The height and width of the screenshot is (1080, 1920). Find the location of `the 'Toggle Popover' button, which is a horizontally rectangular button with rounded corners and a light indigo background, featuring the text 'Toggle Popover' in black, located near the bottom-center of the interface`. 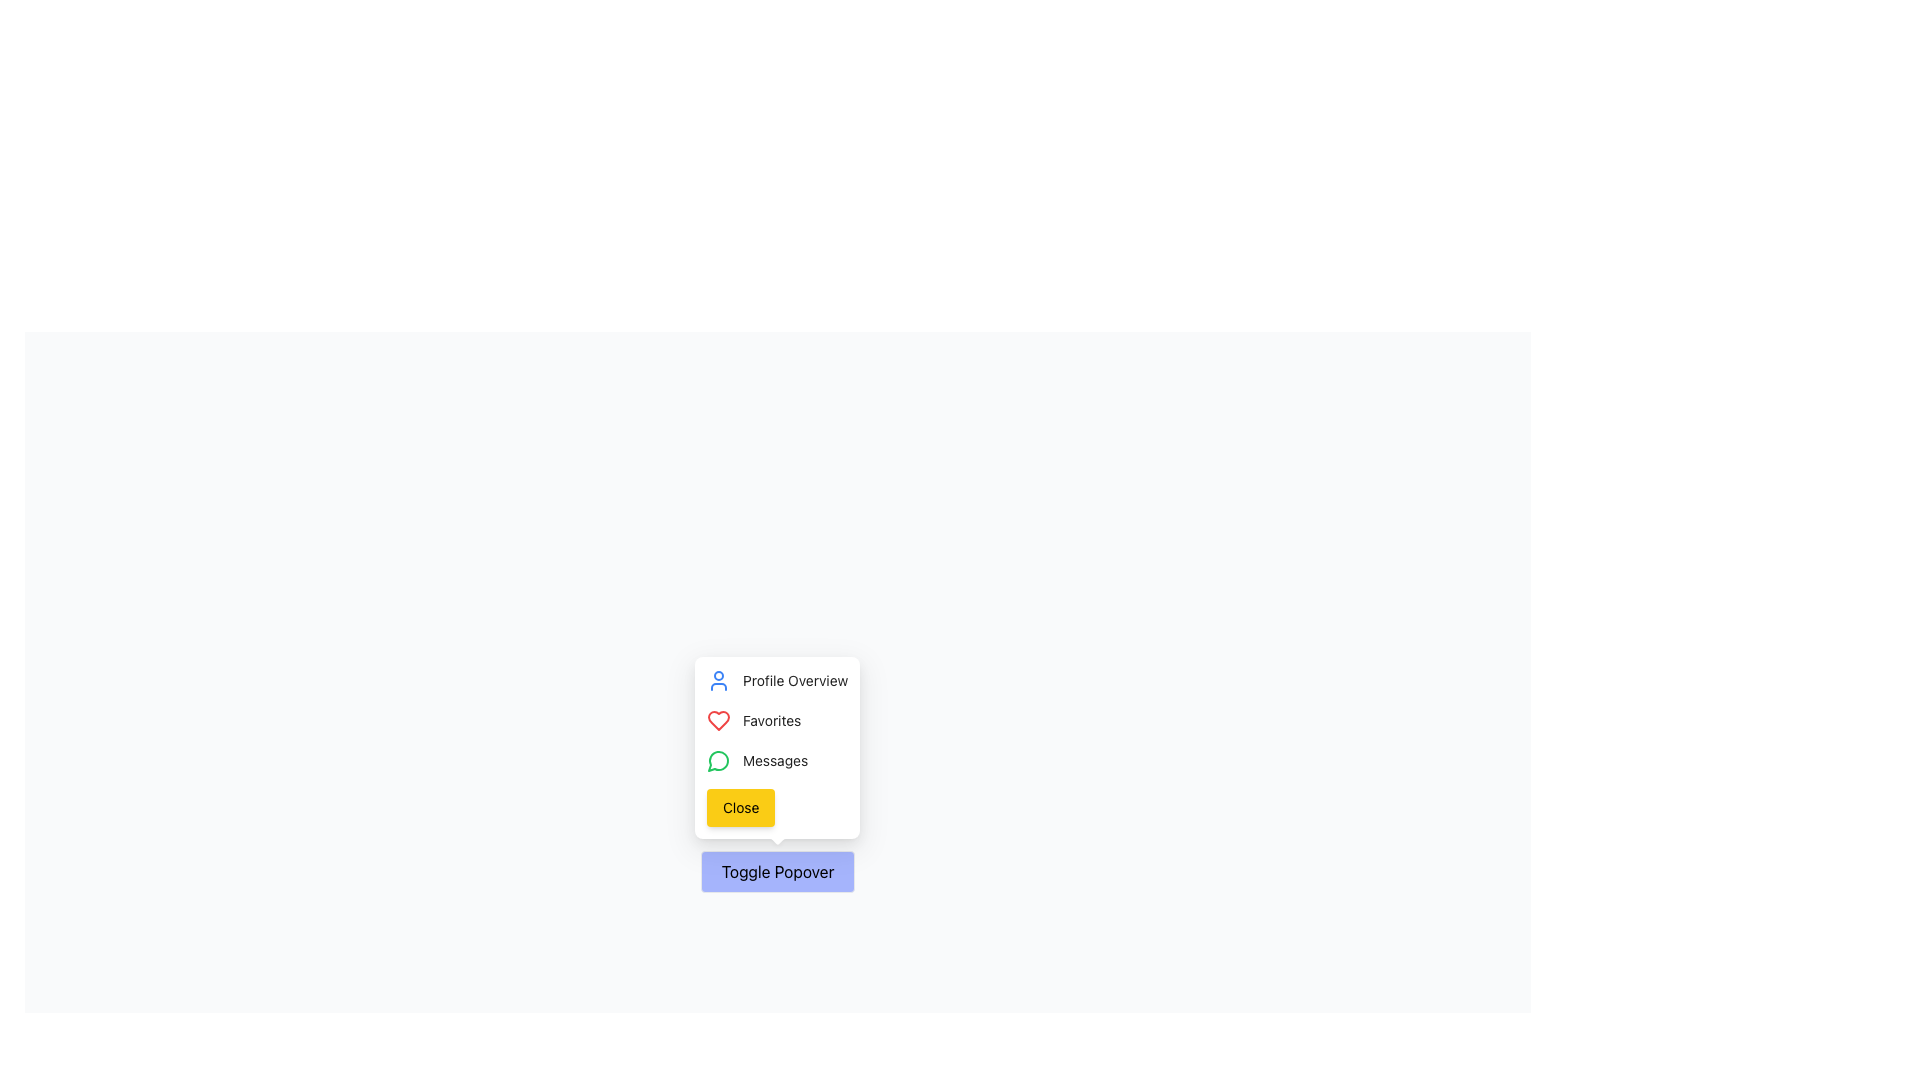

the 'Toggle Popover' button, which is a horizontally rectangular button with rounded corners and a light indigo background, featuring the text 'Toggle Popover' in black, located near the bottom-center of the interface is located at coordinates (776, 870).